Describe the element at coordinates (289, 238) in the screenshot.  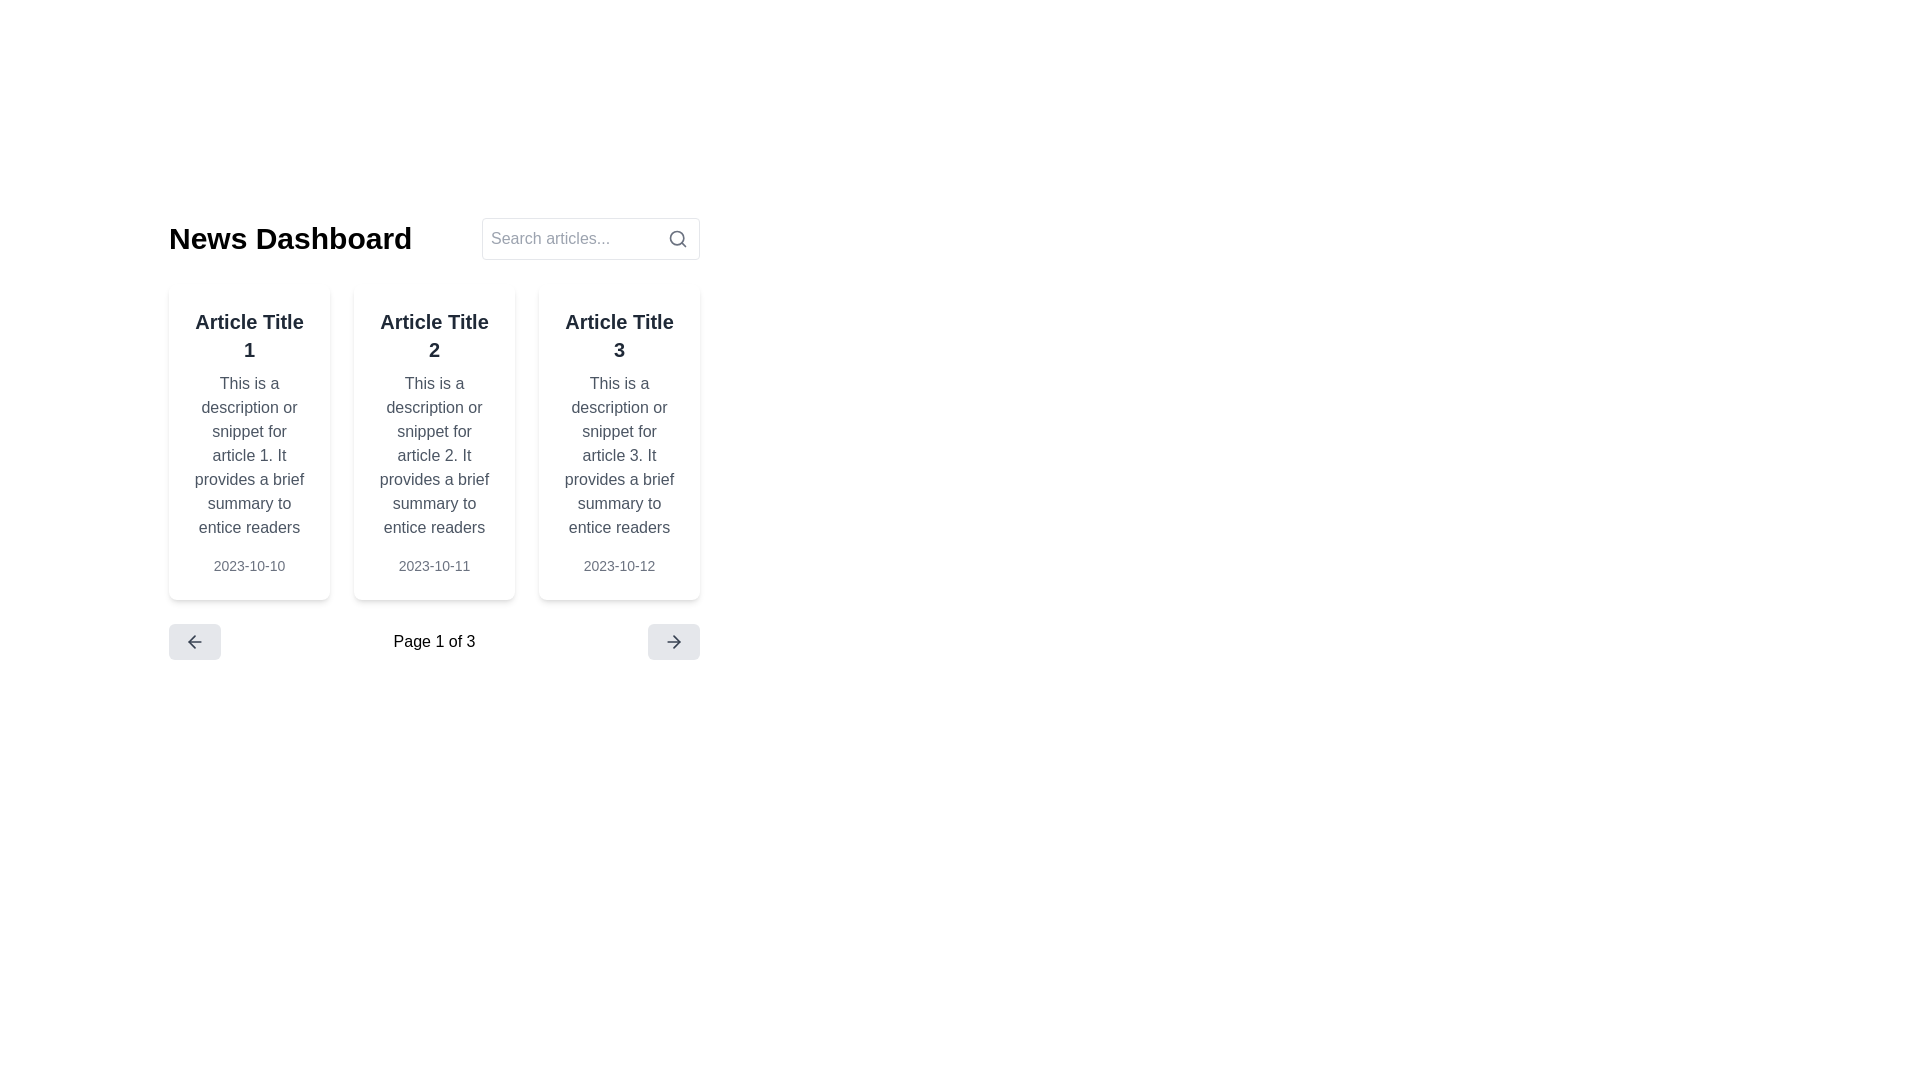
I see `the bold, large-sized text label reading 'News Dashboard' located at the upper left of the main header area` at that location.